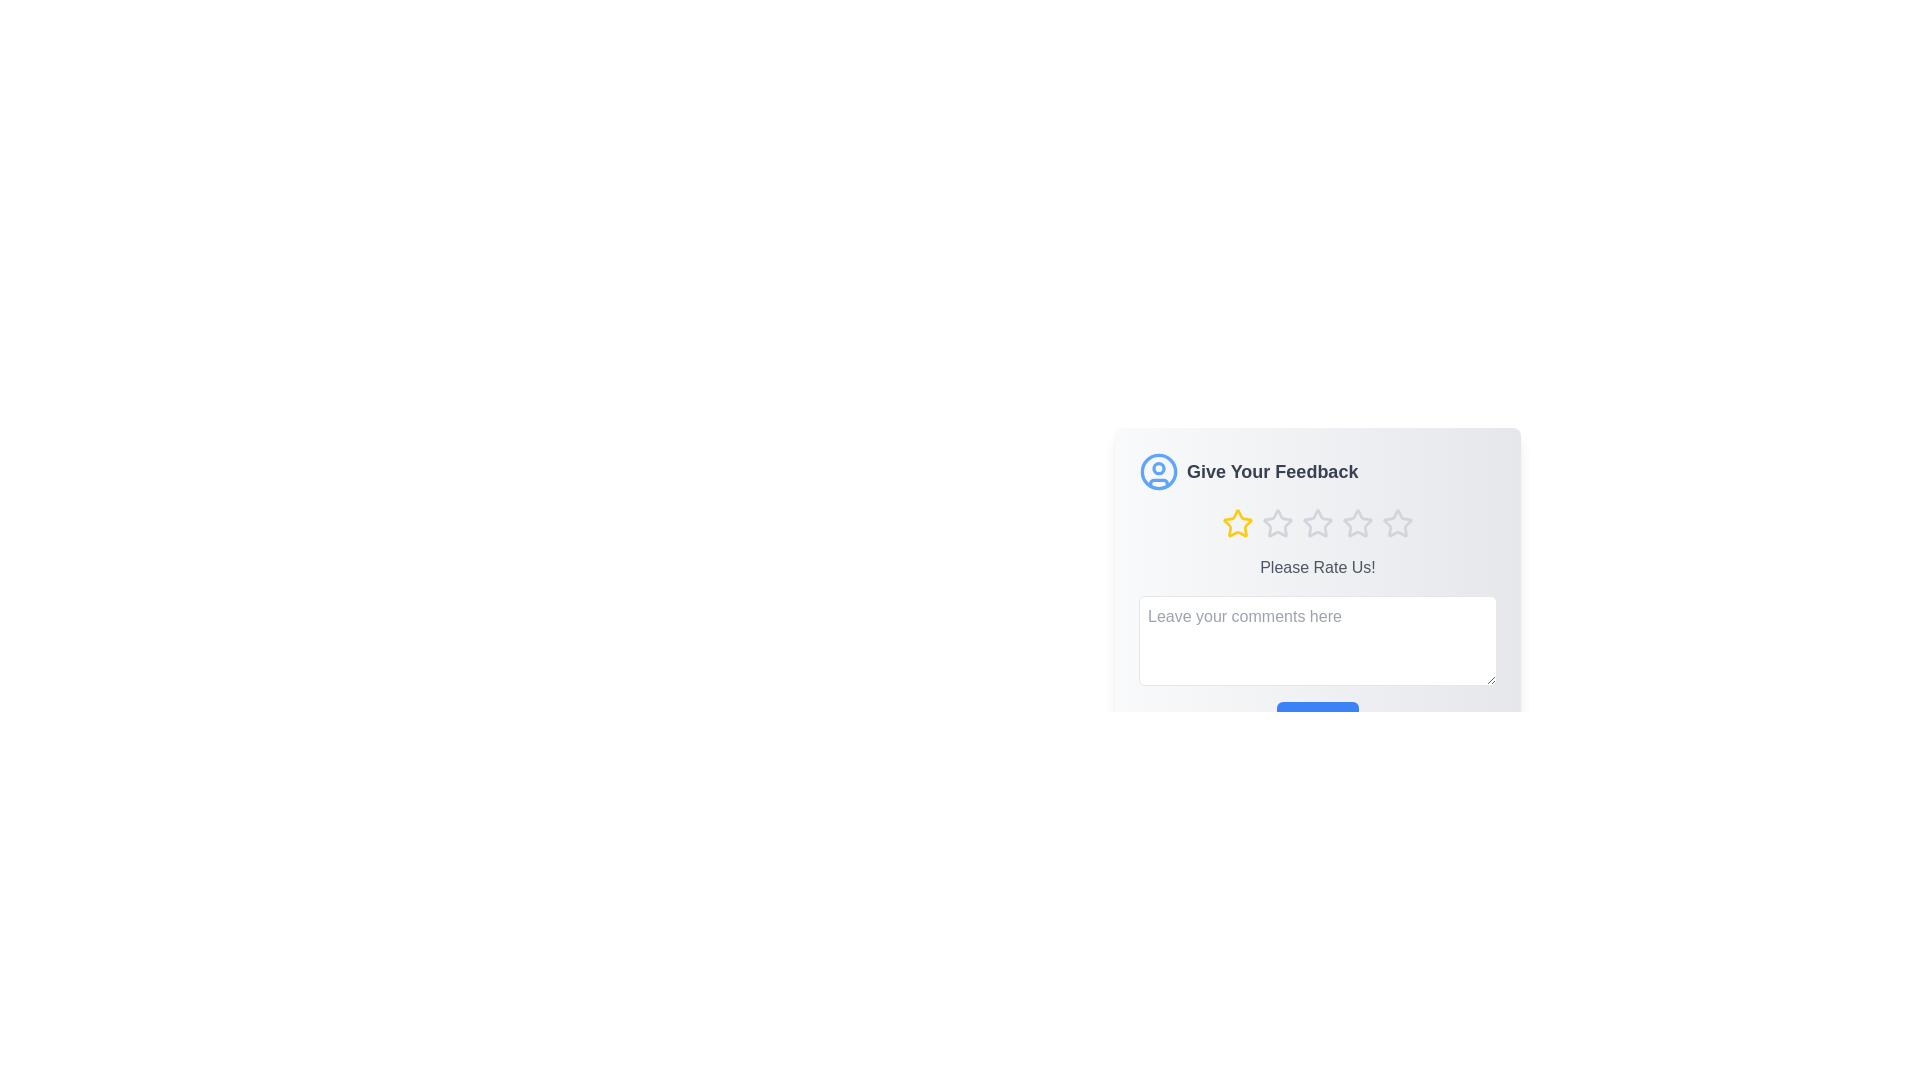 The height and width of the screenshot is (1080, 1920). Describe the element at coordinates (1276, 522) in the screenshot. I see `the second star icon in the rating system, which is outlined in light gray indicating it is not selected` at that location.